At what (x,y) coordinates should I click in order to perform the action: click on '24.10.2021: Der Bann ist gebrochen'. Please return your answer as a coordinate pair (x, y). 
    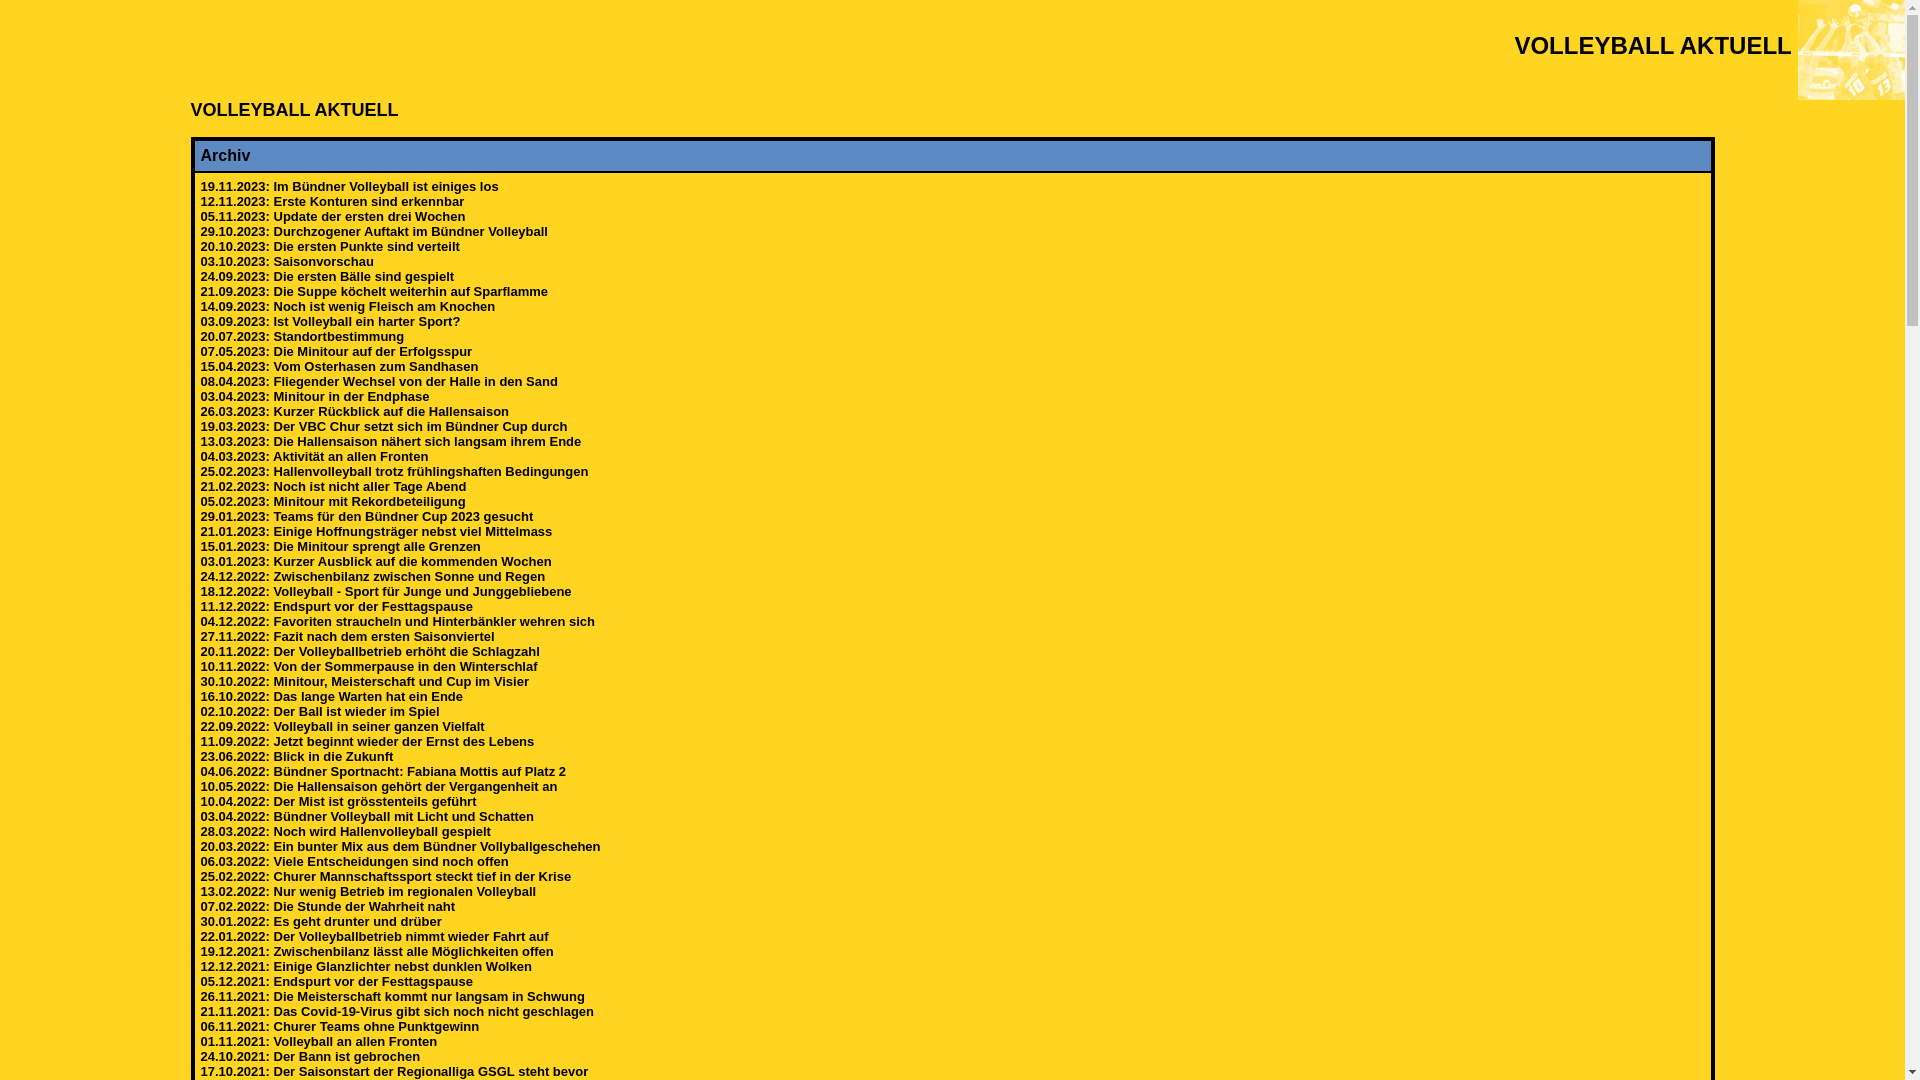
    Looking at the image, I should click on (200, 1055).